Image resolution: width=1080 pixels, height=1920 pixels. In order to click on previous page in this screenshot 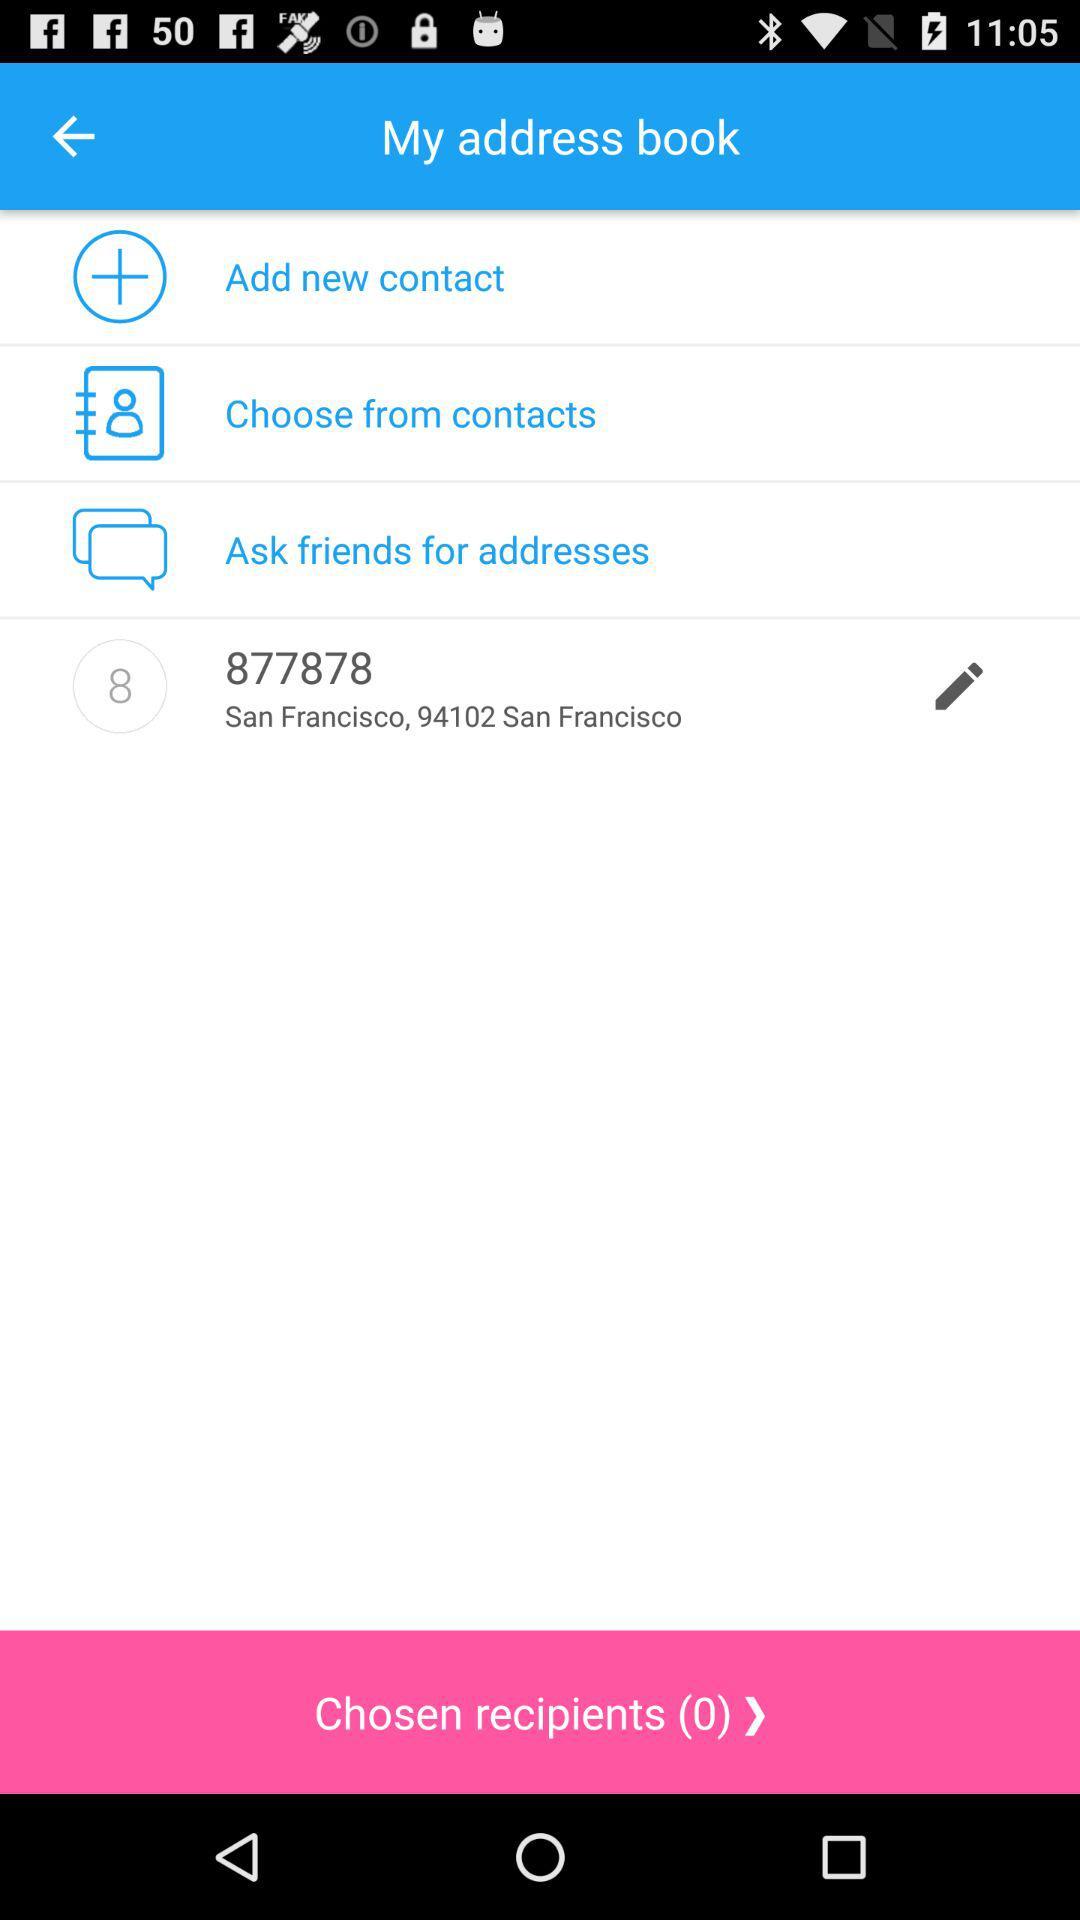, I will do `click(72, 135)`.